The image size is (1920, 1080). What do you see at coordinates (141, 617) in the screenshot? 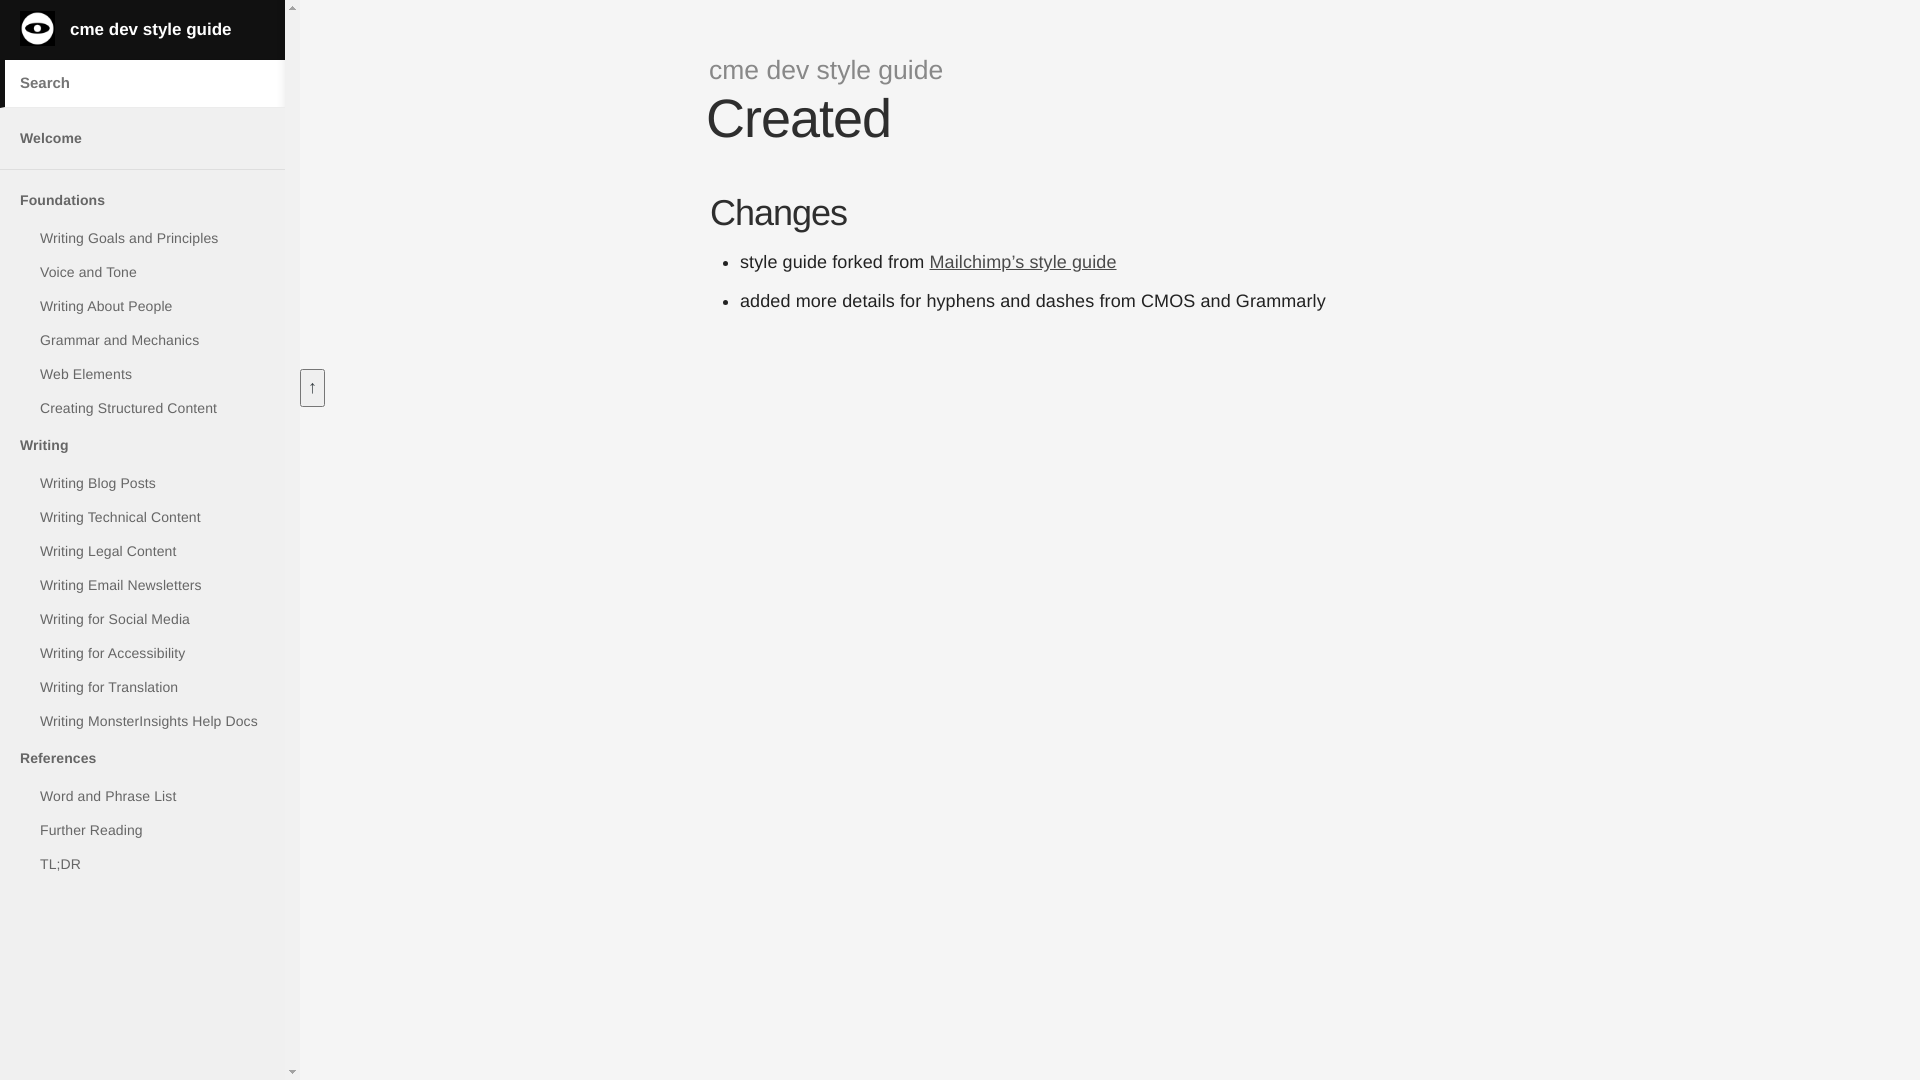
I see `'Writing for Social Media'` at bounding box center [141, 617].